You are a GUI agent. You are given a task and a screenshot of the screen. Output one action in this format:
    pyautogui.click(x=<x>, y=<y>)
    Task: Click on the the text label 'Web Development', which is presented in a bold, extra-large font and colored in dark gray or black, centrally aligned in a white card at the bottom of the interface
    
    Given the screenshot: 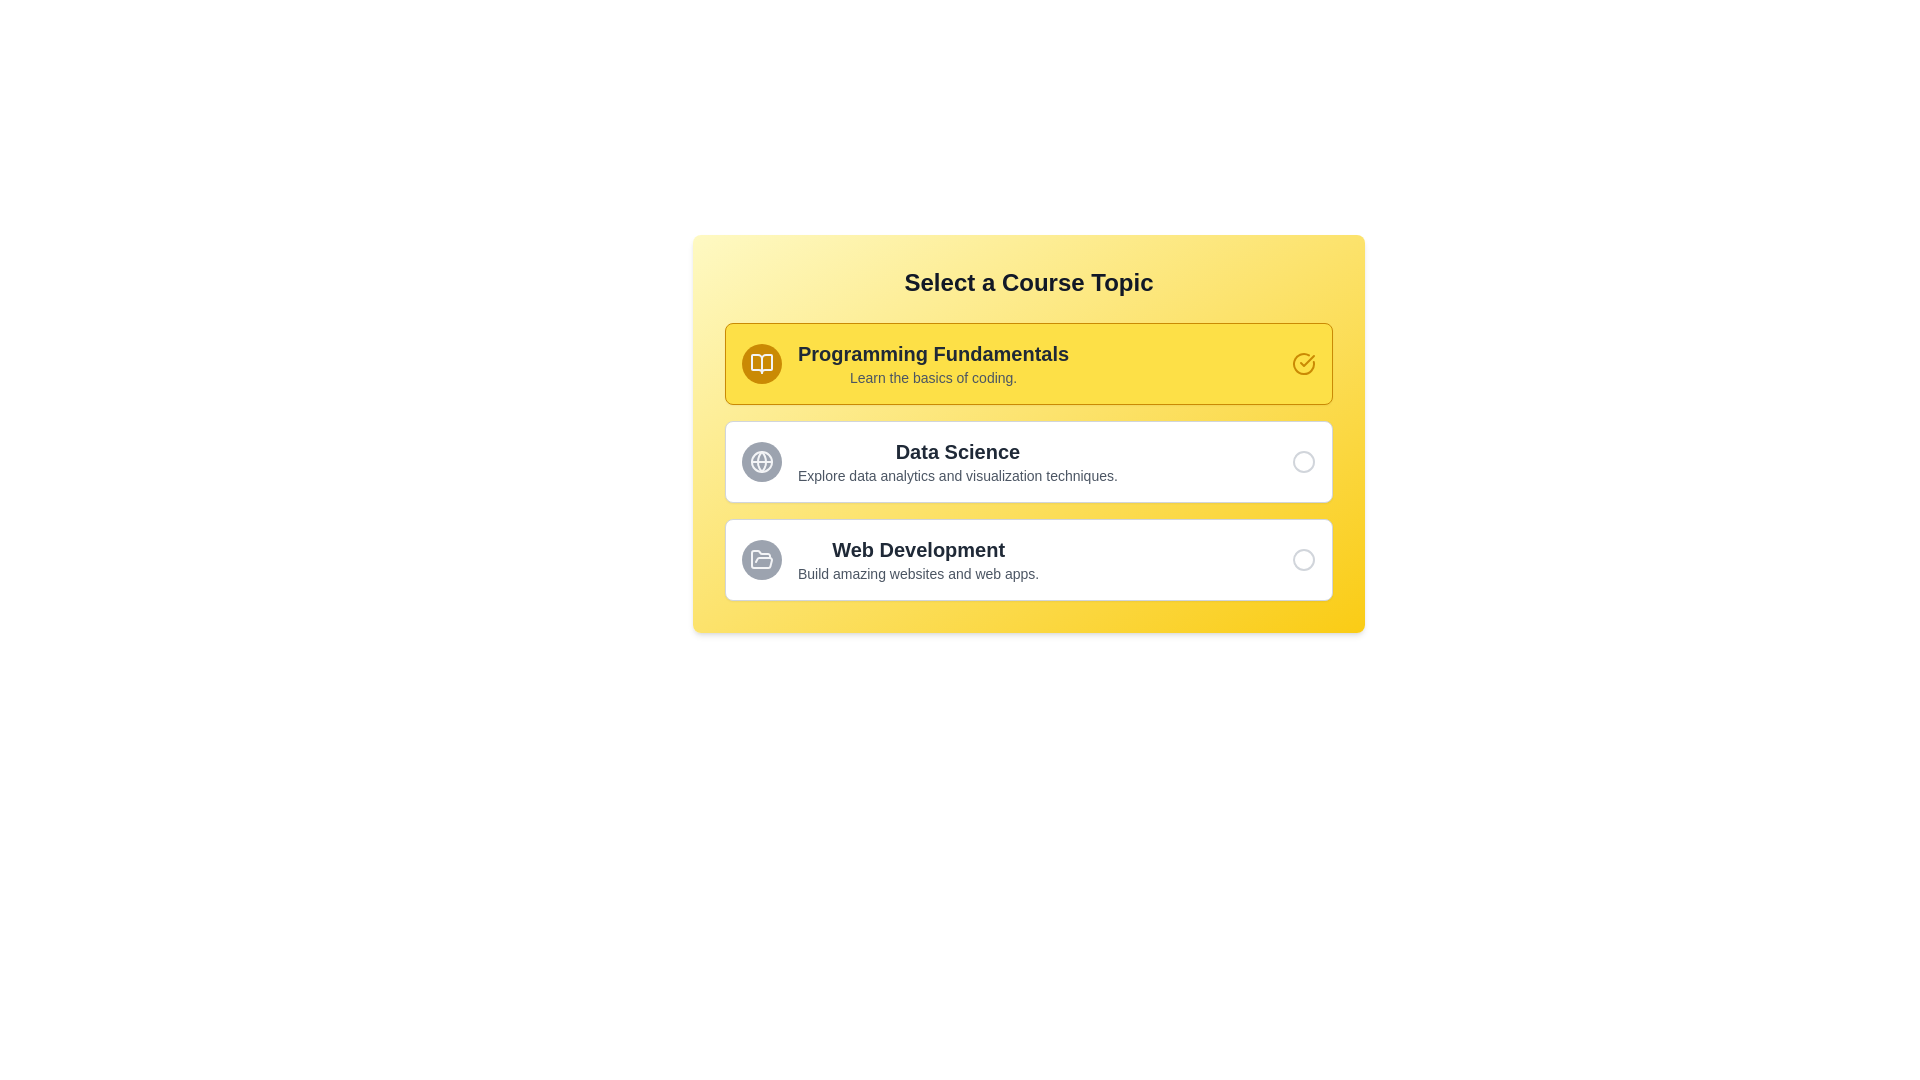 What is the action you would take?
    pyautogui.click(x=917, y=550)
    